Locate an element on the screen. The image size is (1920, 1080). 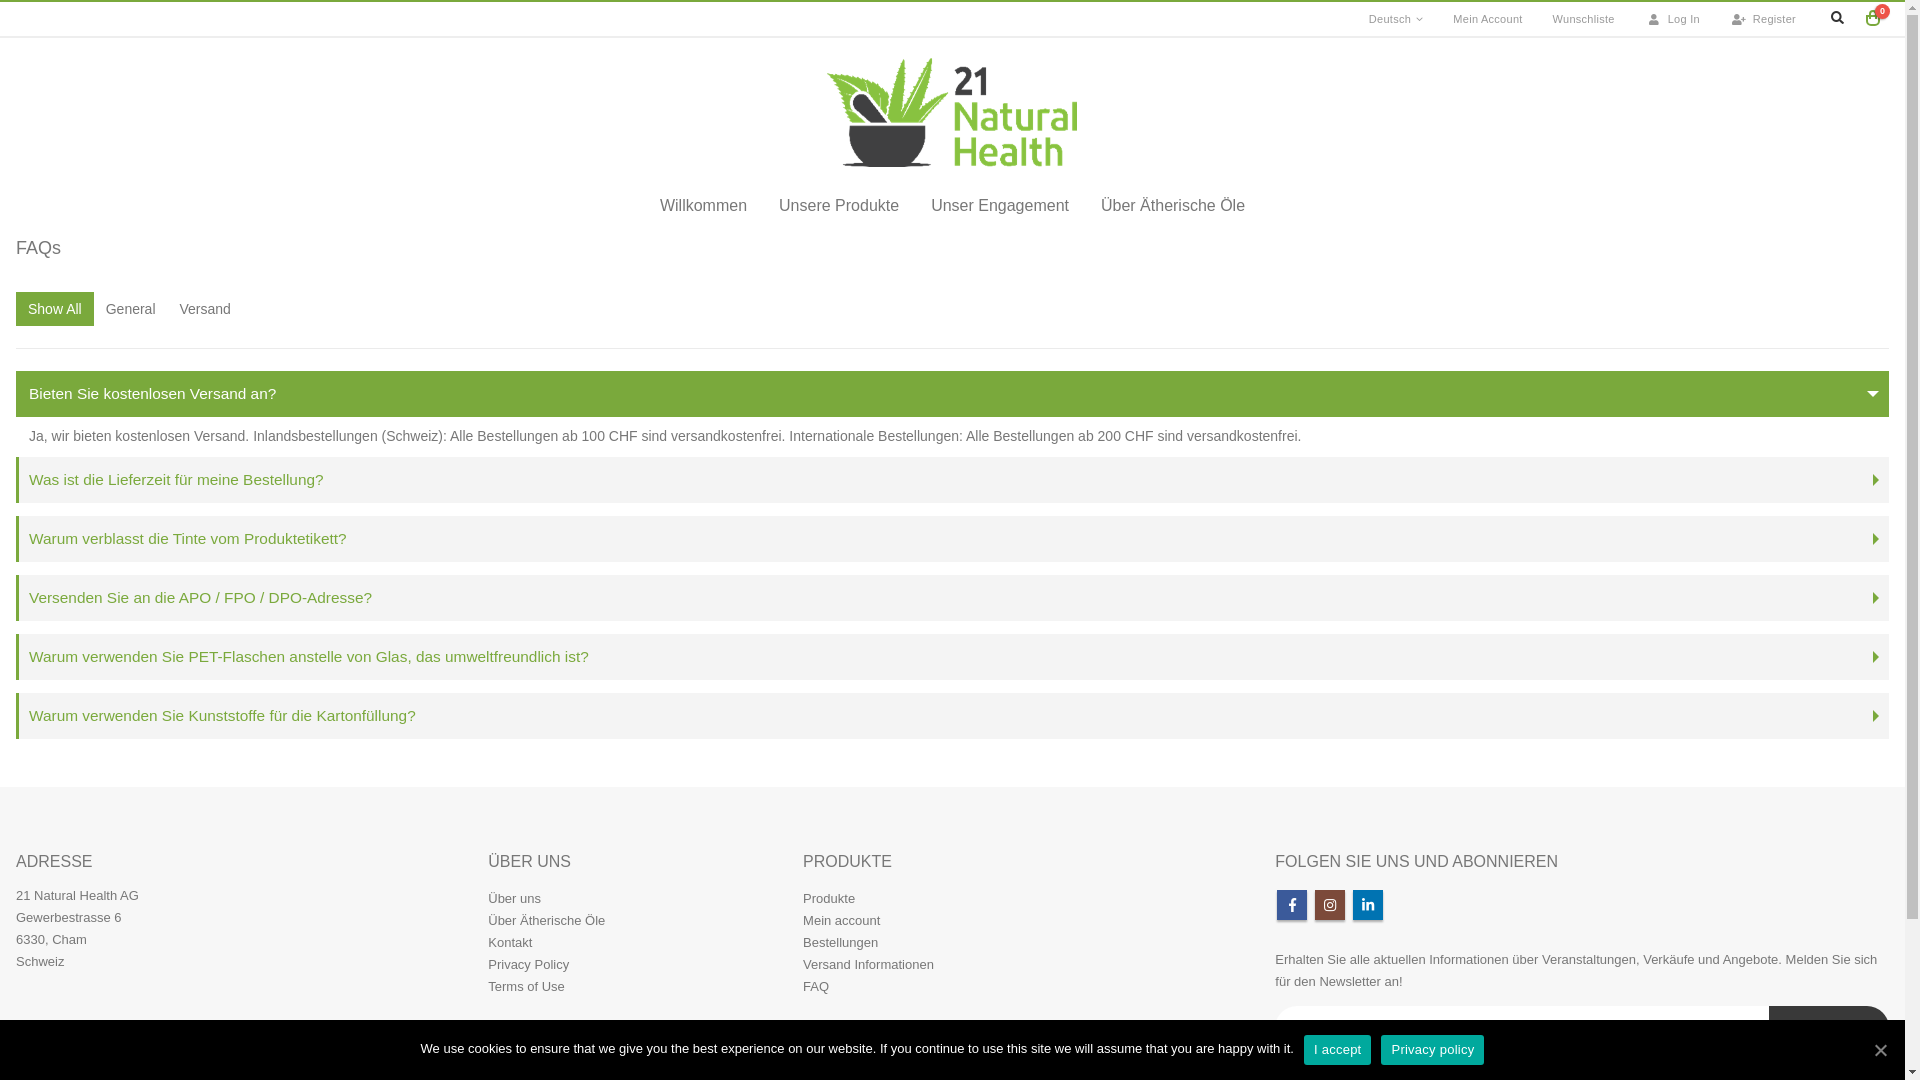
'Mein Account' is located at coordinates (1487, 19).